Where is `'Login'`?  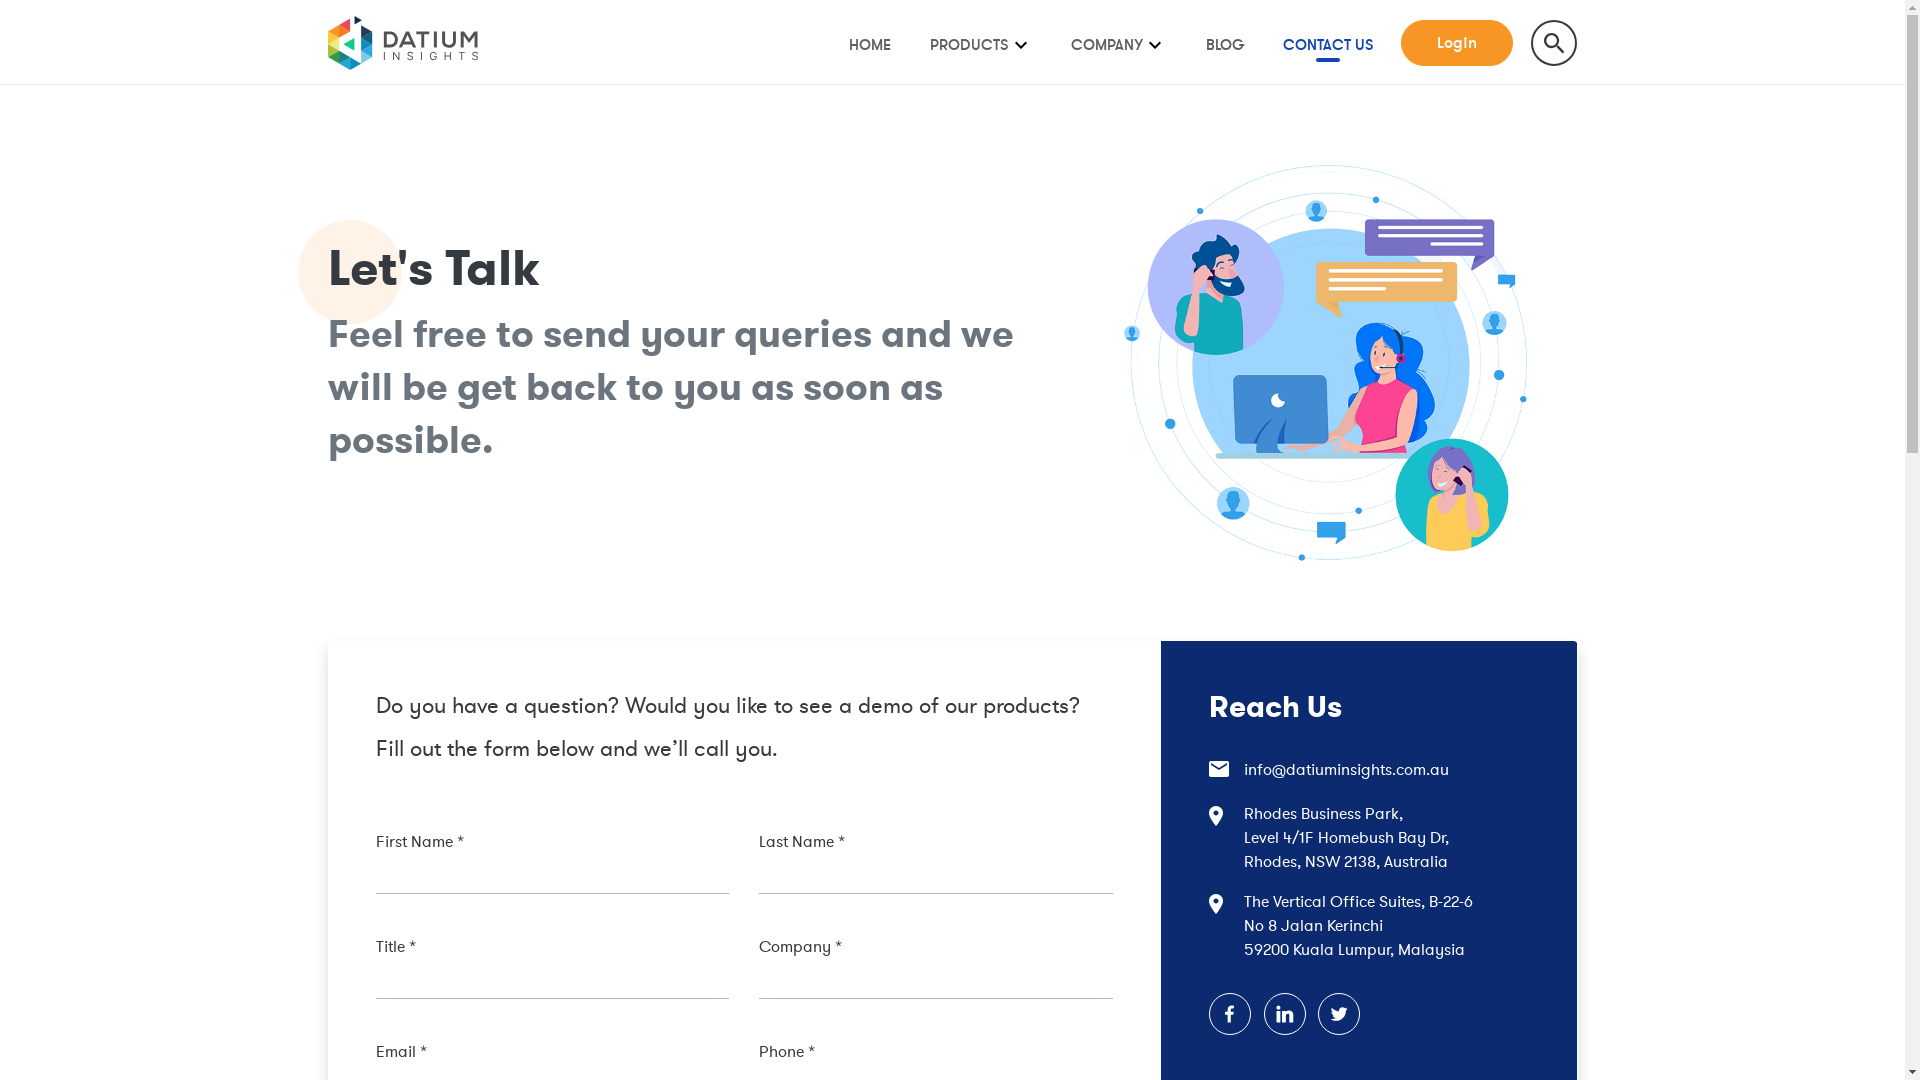
'Login' is located at coordinates (1457, 43).